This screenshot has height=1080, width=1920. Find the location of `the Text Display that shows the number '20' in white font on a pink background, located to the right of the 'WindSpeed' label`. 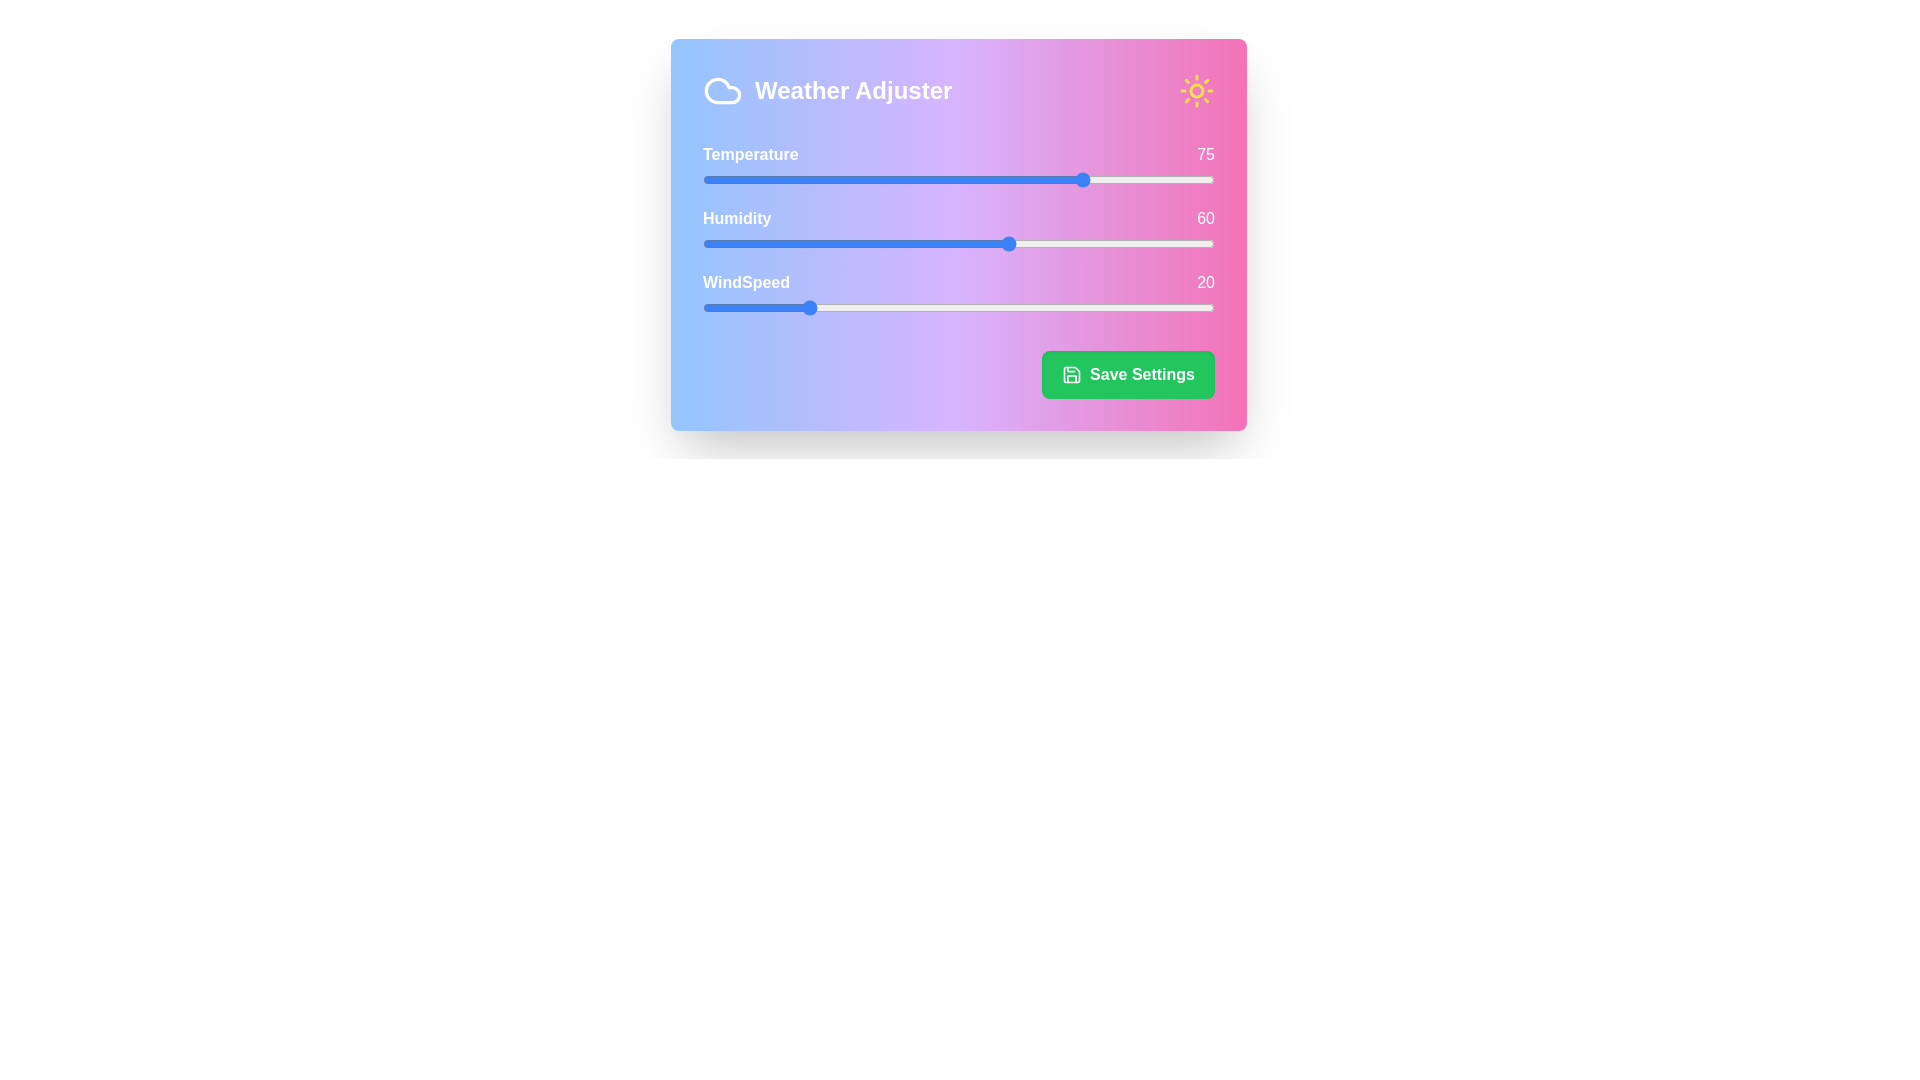

the Text Display that shows the number '20' in white font on a pink background, located to the right of the 'WindSpeed' label is located at coordinates (1205, 282).